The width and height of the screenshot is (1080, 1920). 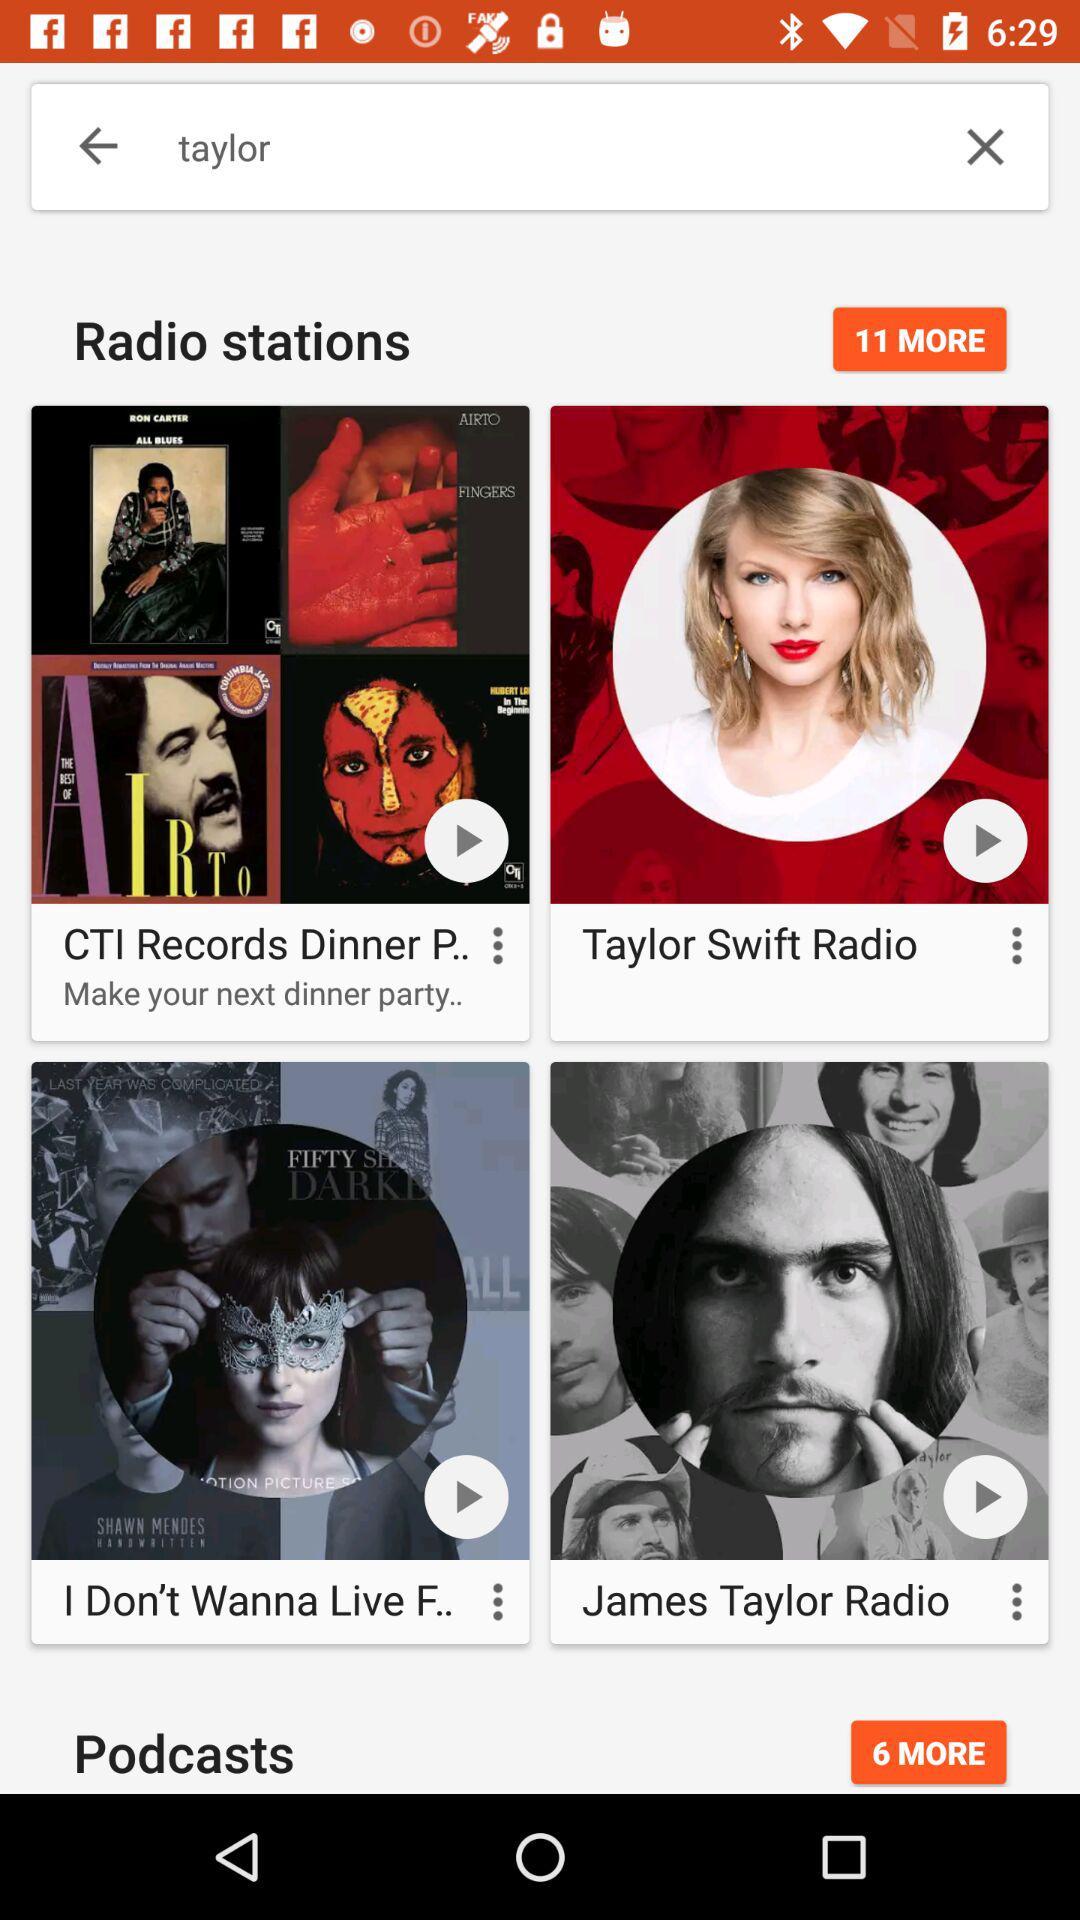 What do you see at coordinates (984, 146) in the screenshot?
I see `the icon next to taylor item` at bounding box center [984, 146].